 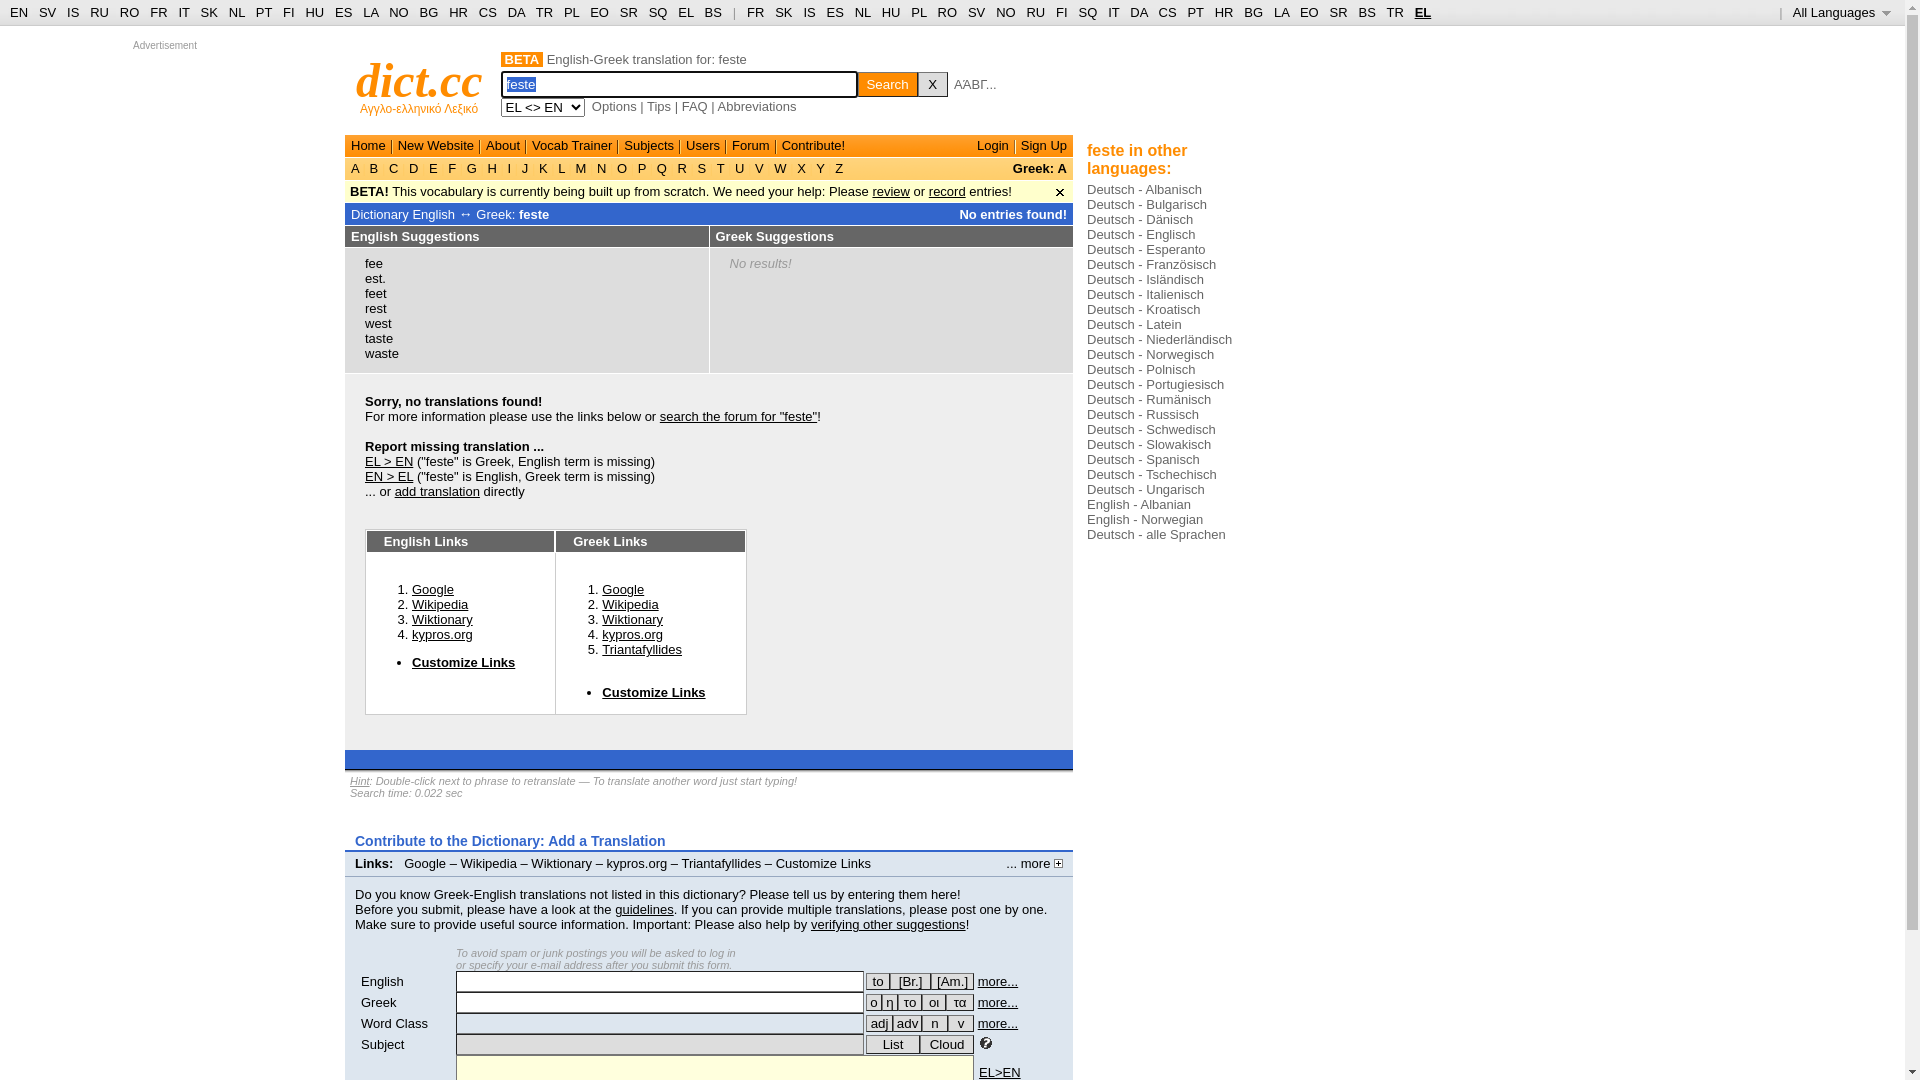 What do you see at coordinates (1422, 12) in the screenshot?
I see `'EL'` at bounding box center [1422, 12].